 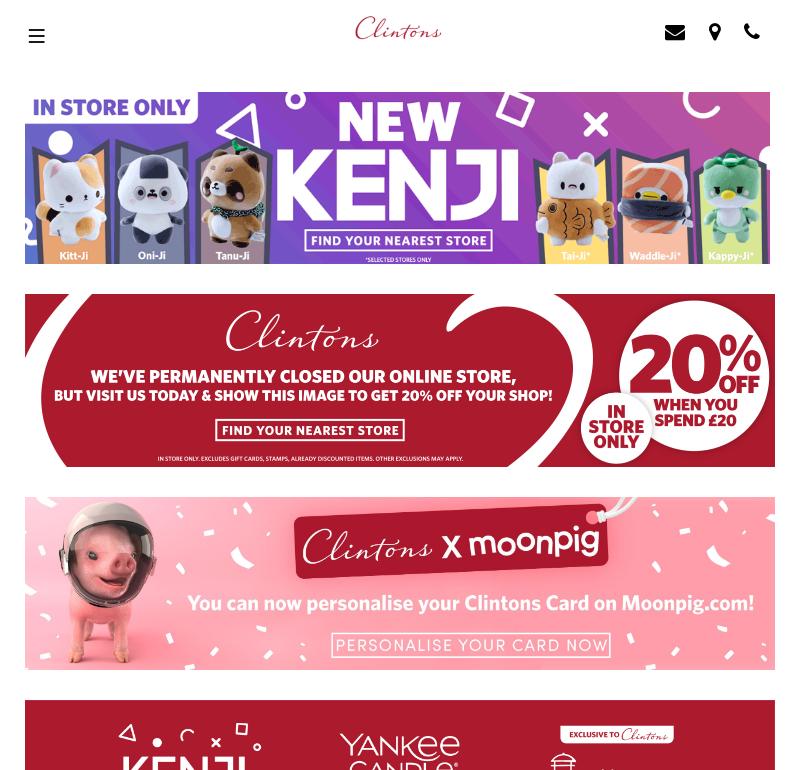 What do you see at coordinates (25, 731) in the screenshot?
I see `'HUMAN RESOURCES'` at bounding box center [25, 731].